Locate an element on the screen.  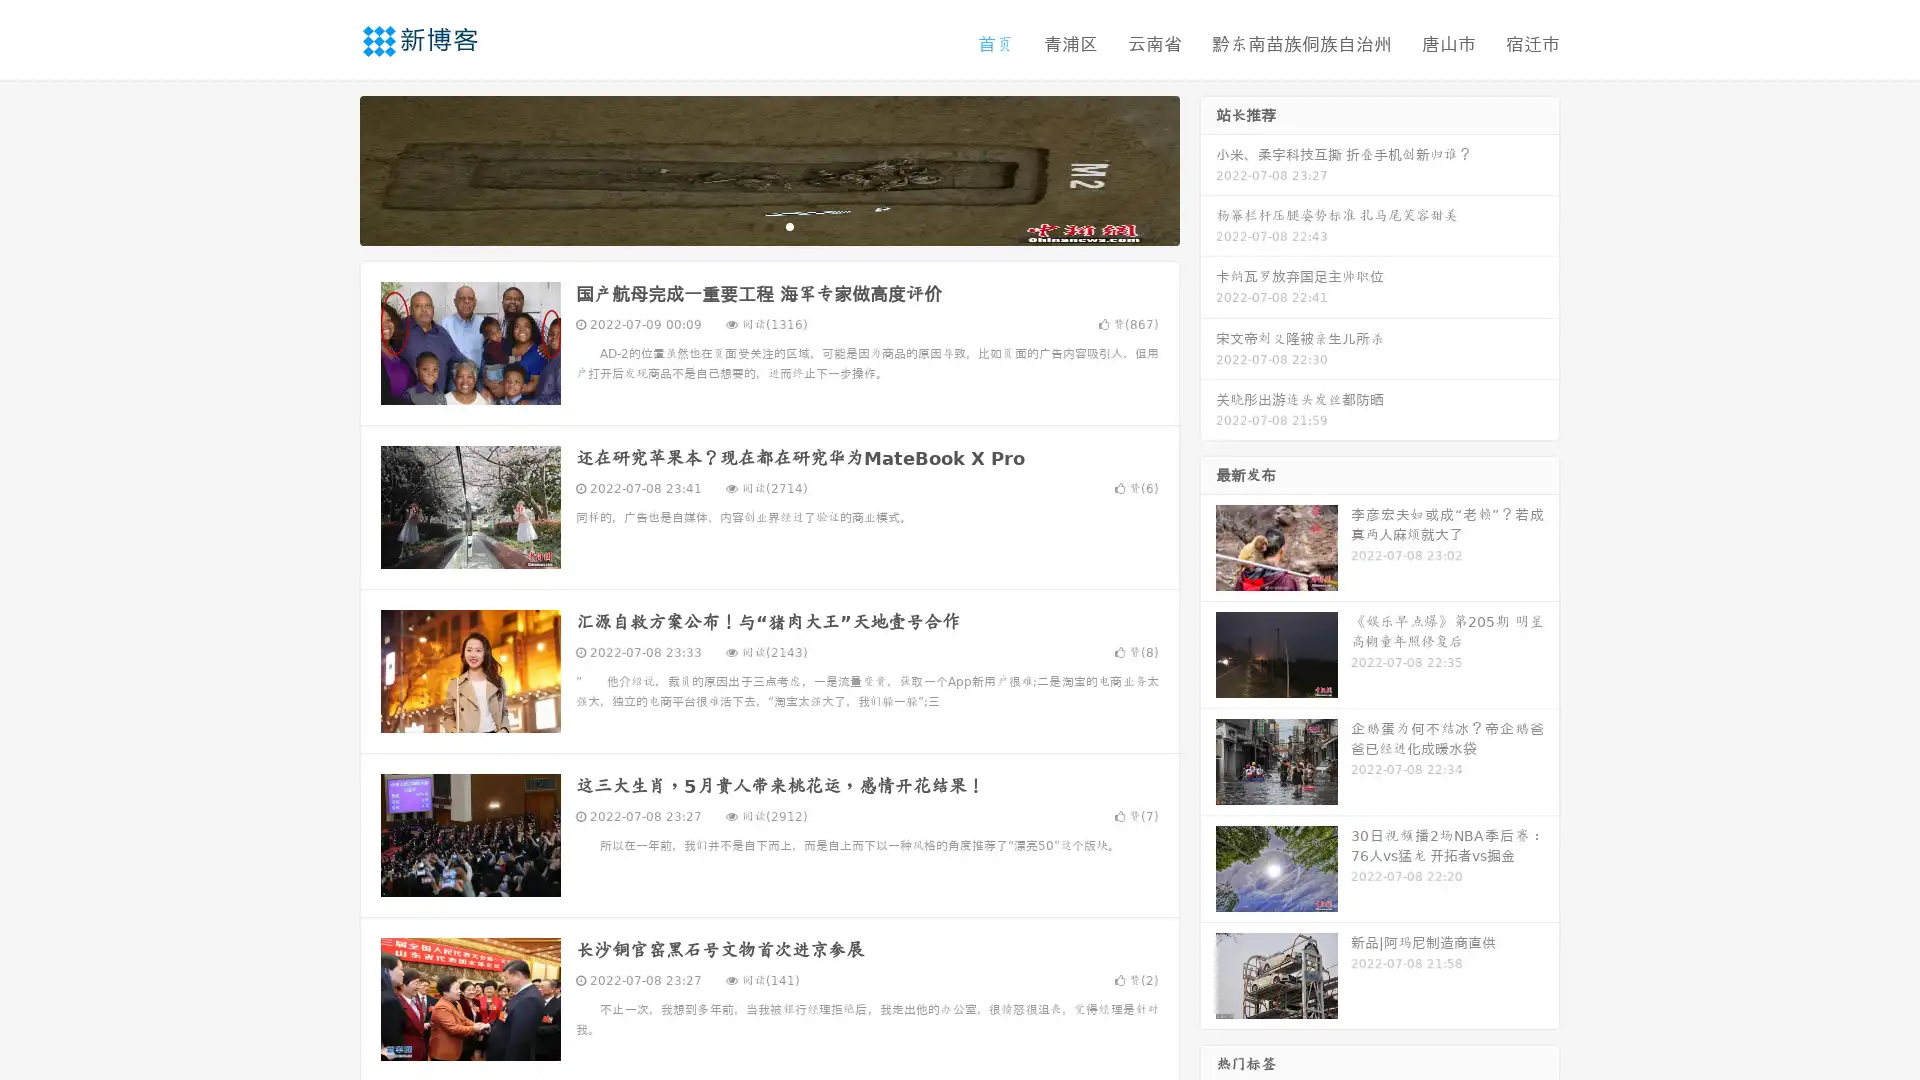
Go to slide 2 is located at coordinates (768, 225).